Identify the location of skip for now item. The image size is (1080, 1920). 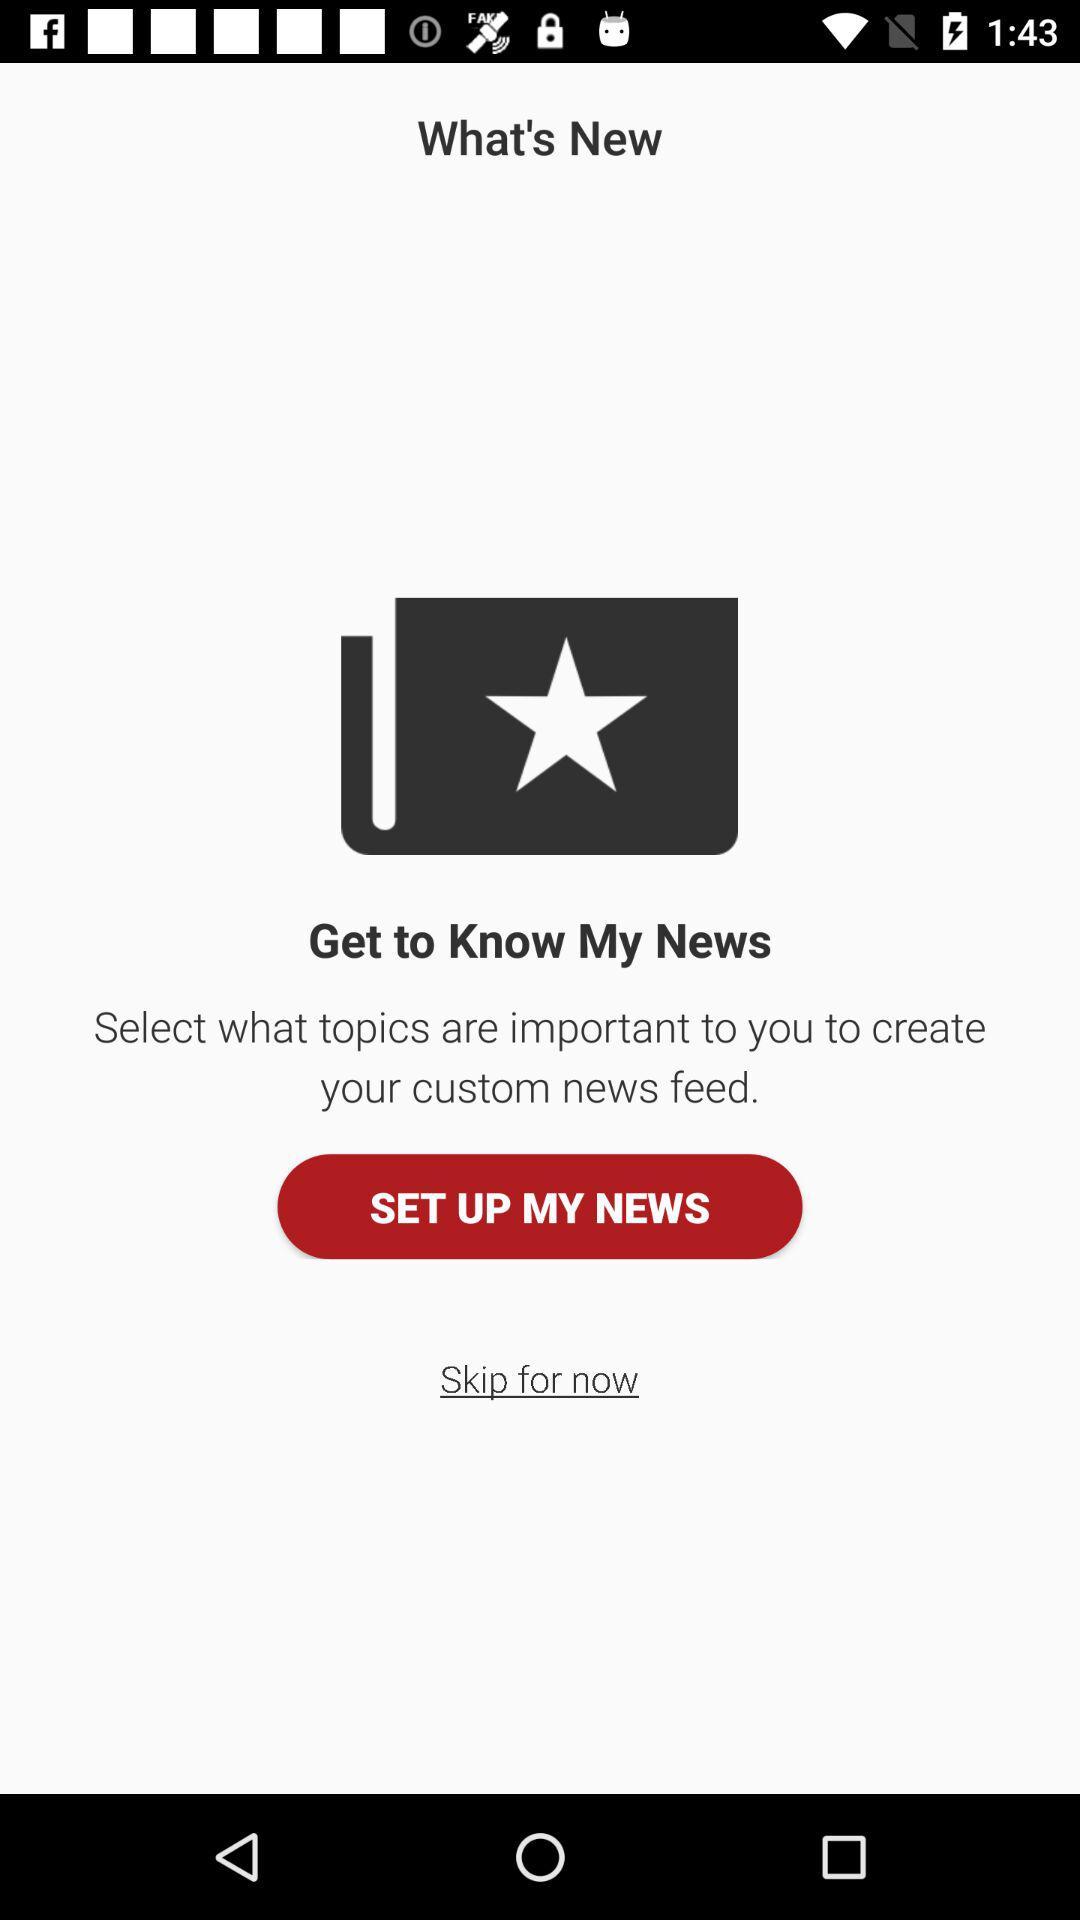
(538, 1377).